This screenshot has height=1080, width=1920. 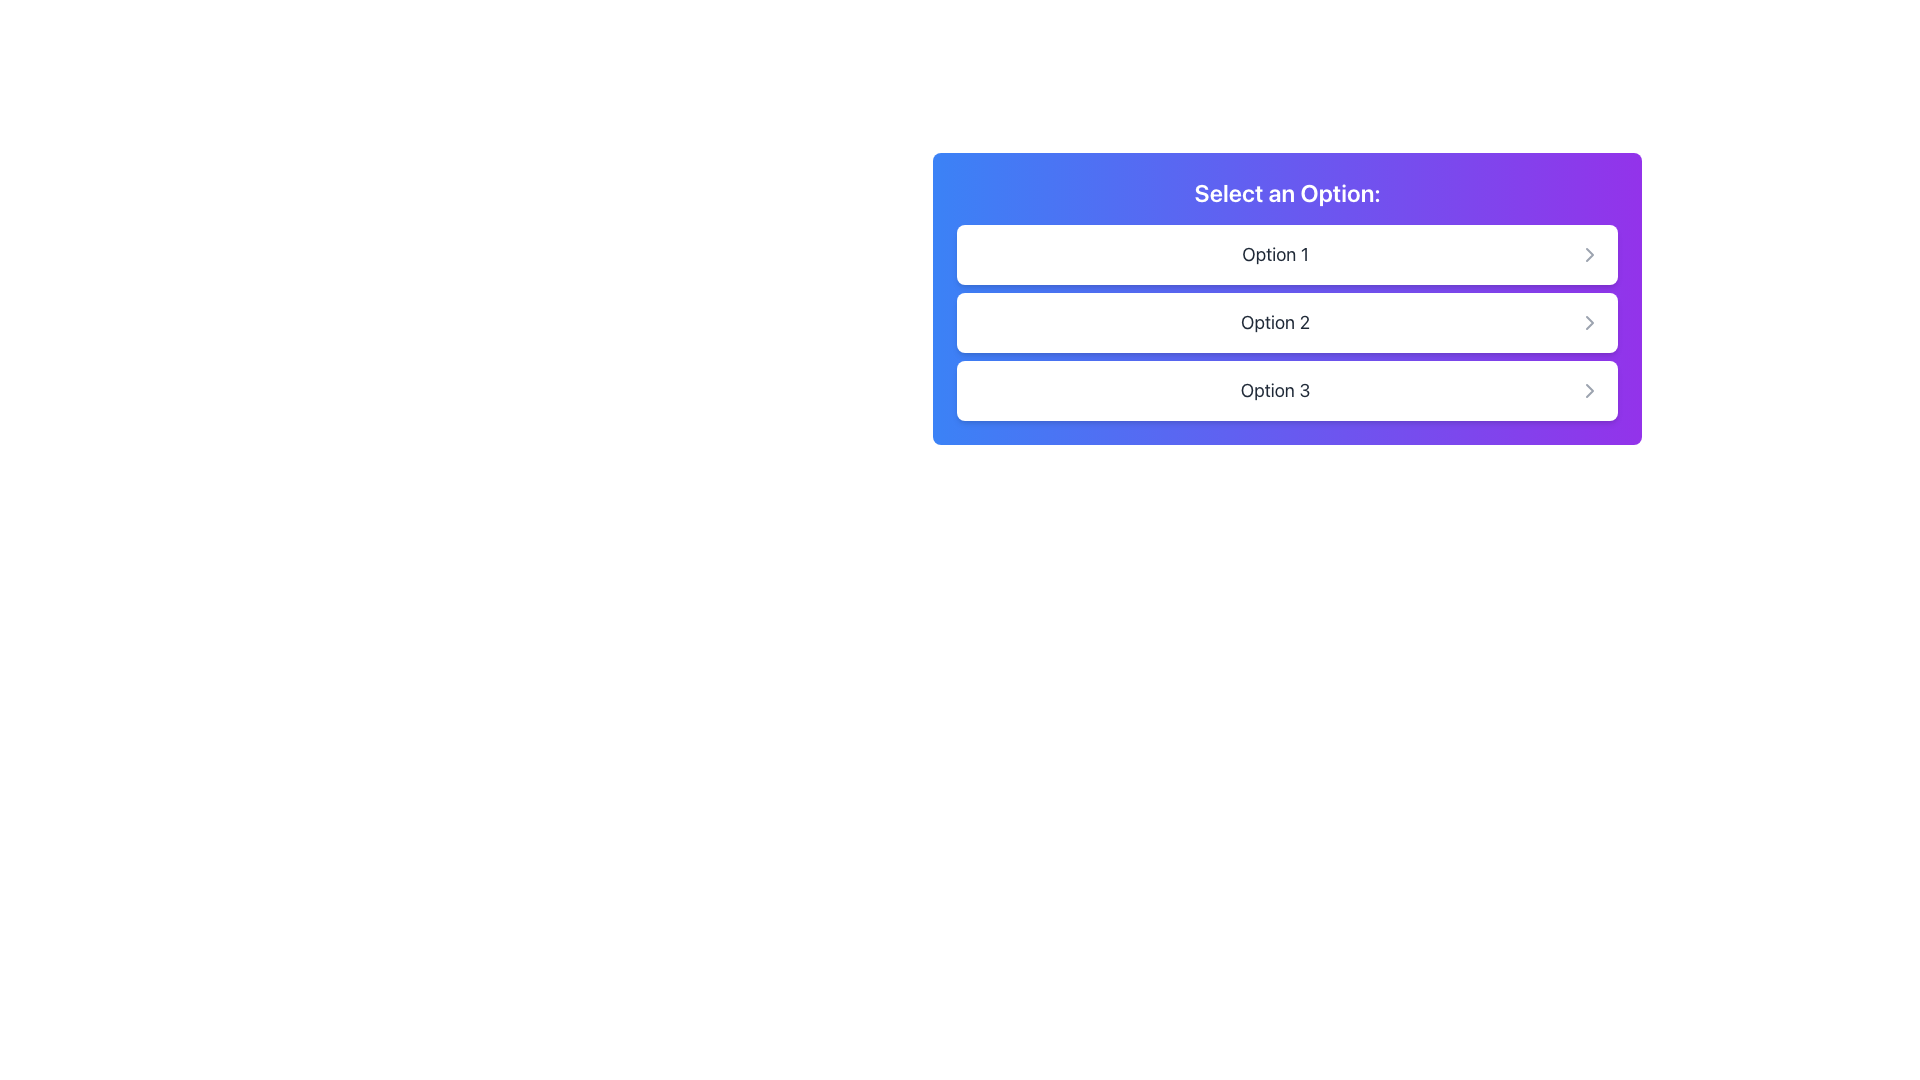 I want to click on the chevron icon button located to the extreme right of 'Option 3', so click(x=1588, y=390).